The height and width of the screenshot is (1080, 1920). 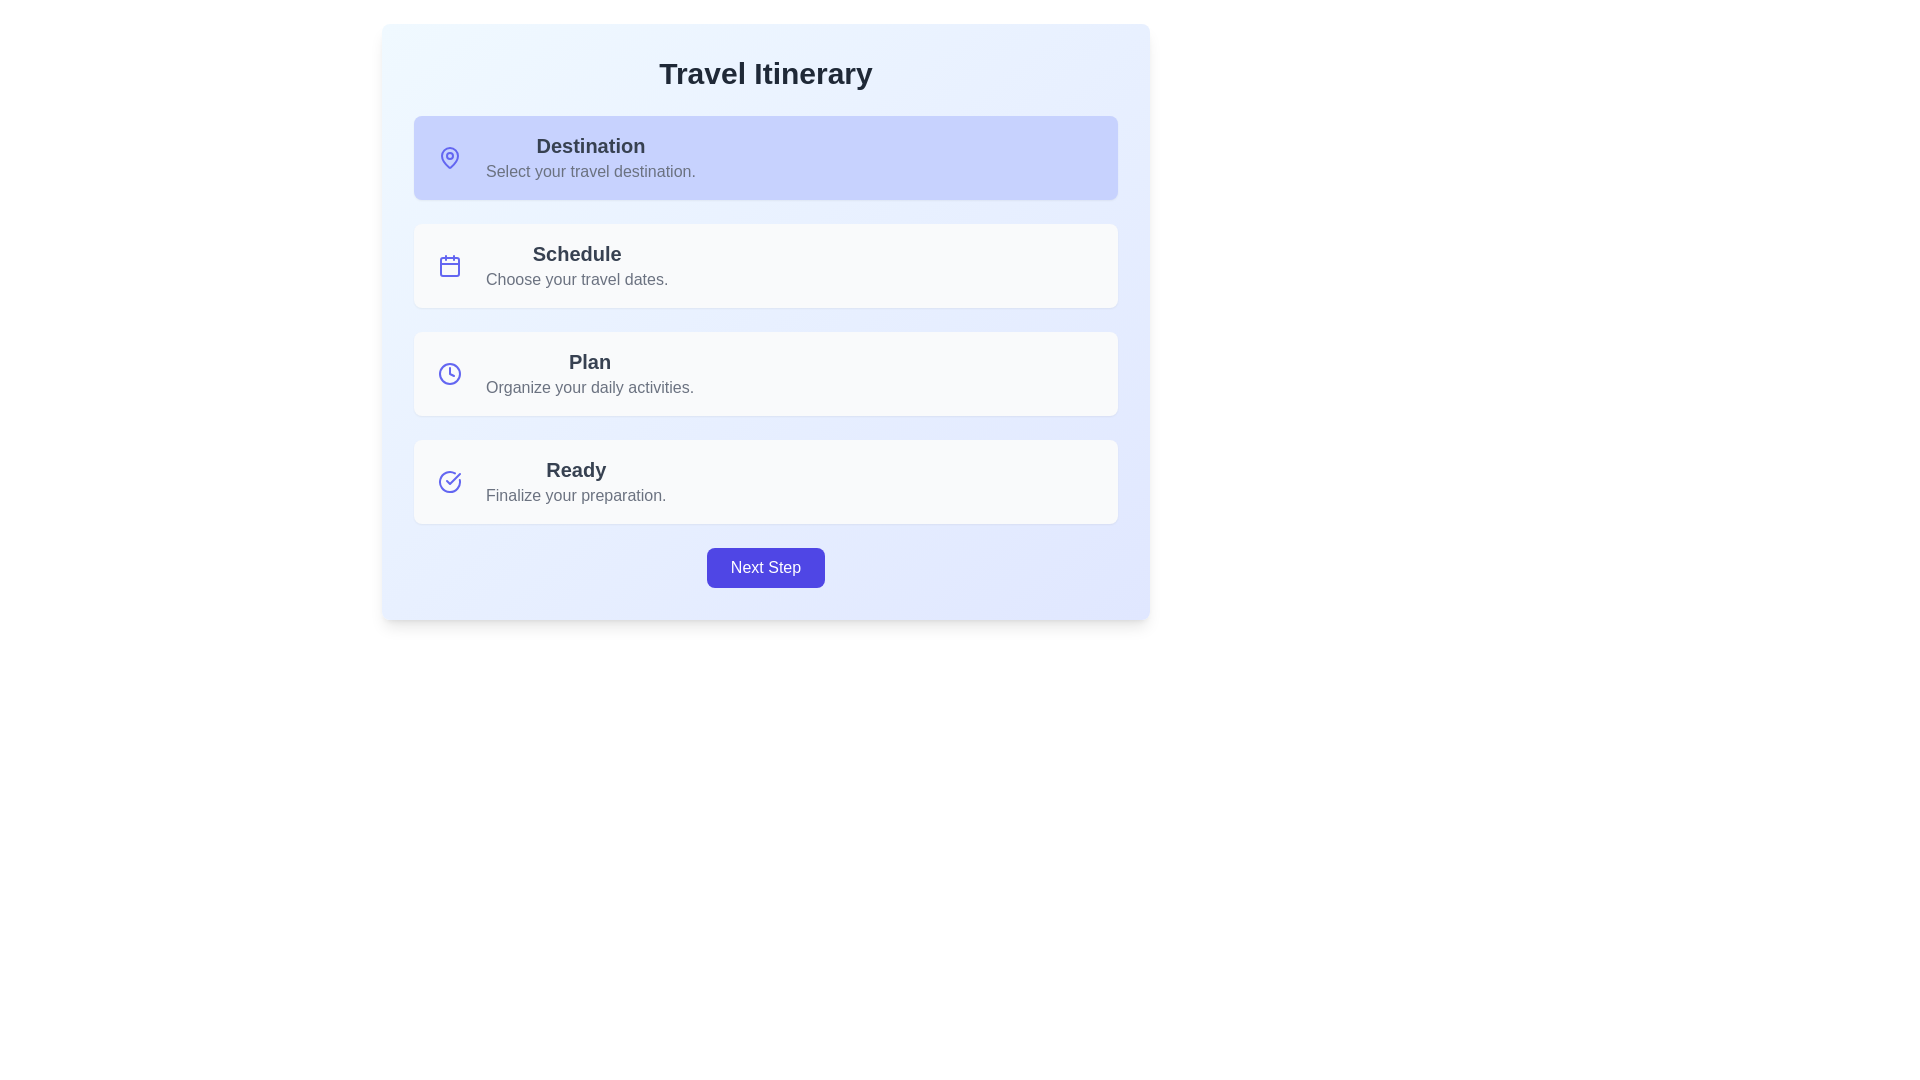 What do you see at coordinates (449, 482) in the screenshot?
I see `the outer curved segment of the circular icon representing completion or readiness, located in the fourth row of the vertical list labeled 'Ready.'` at bounding box center [449, 482].